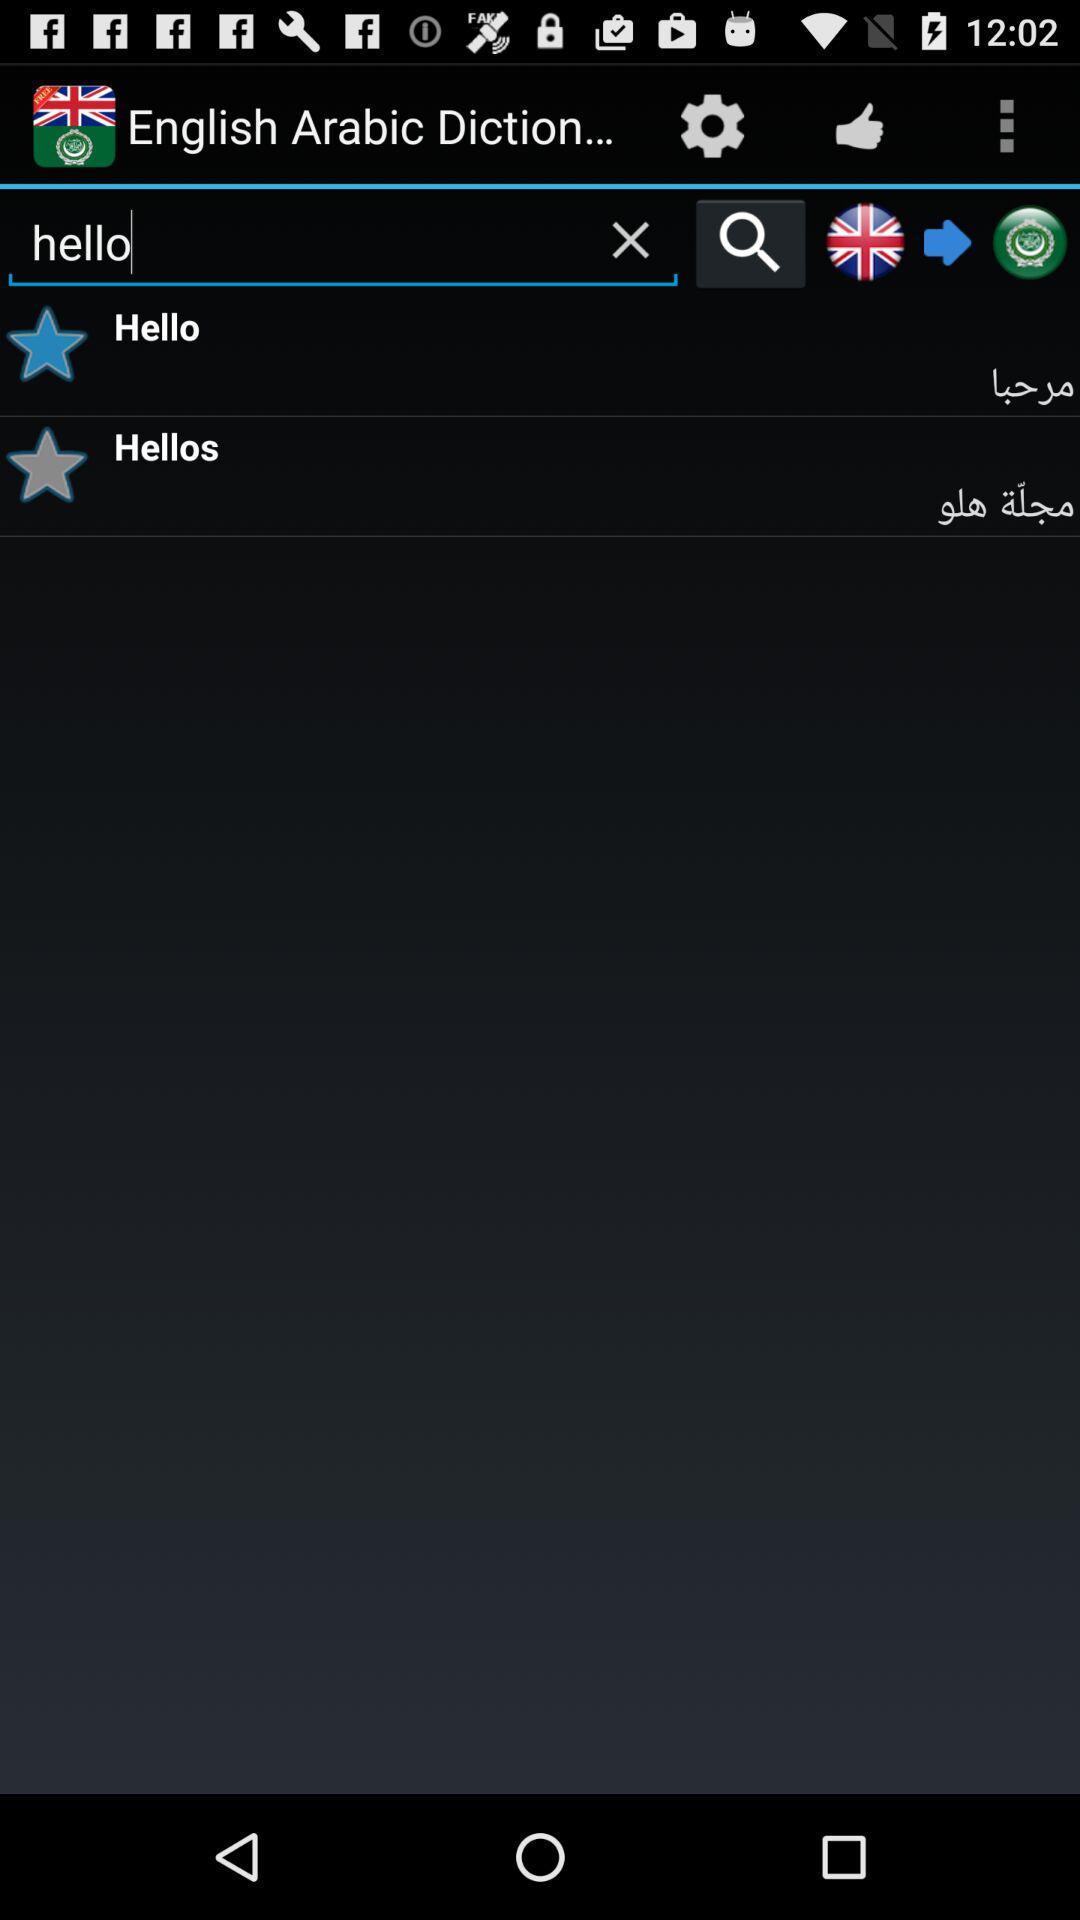 The width and height of the screenshot is (1080, 1920). Describe the element at coordinates (750, 259) in the screenshot. I see `the search icon` at that location.